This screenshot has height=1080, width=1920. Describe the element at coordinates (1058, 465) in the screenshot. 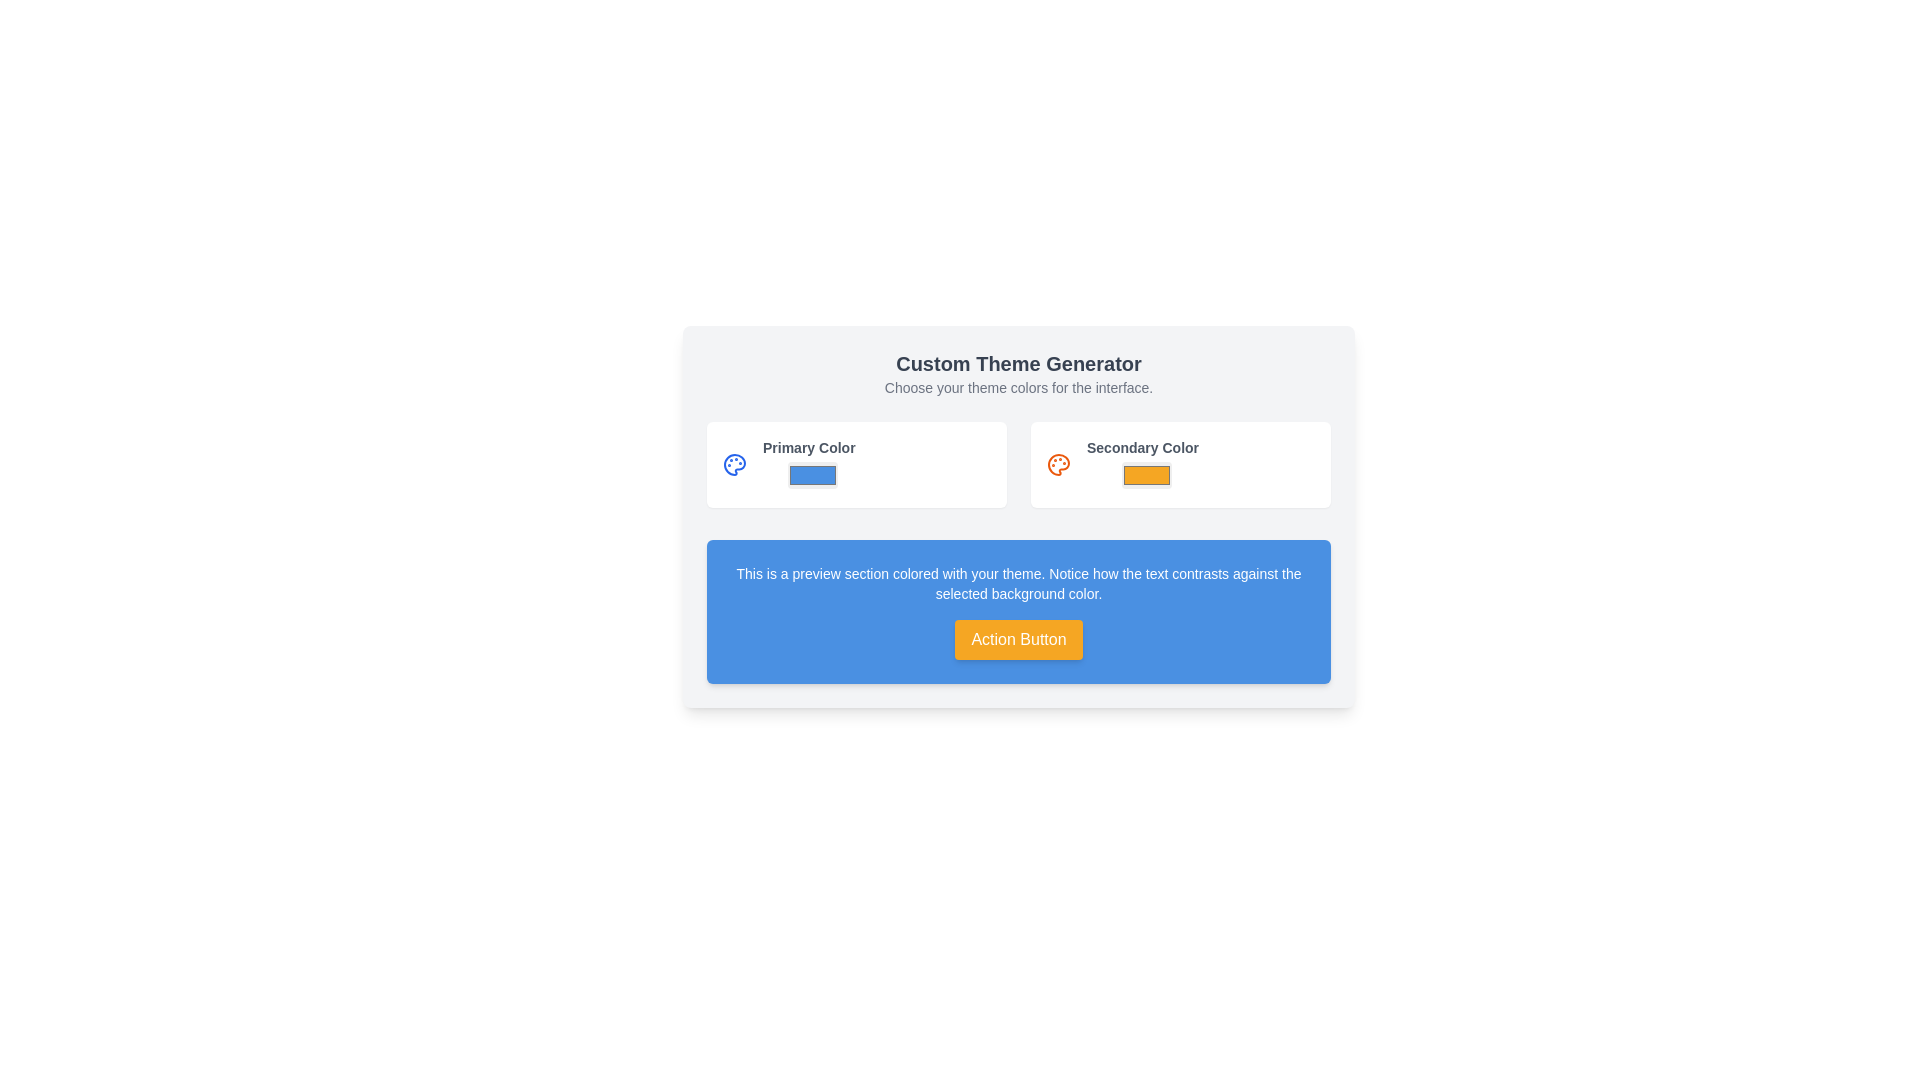

I see `the Decorative icon located at the top-center of the 'Secondary Color' card, adjacent to the color picker and label text` at that location.